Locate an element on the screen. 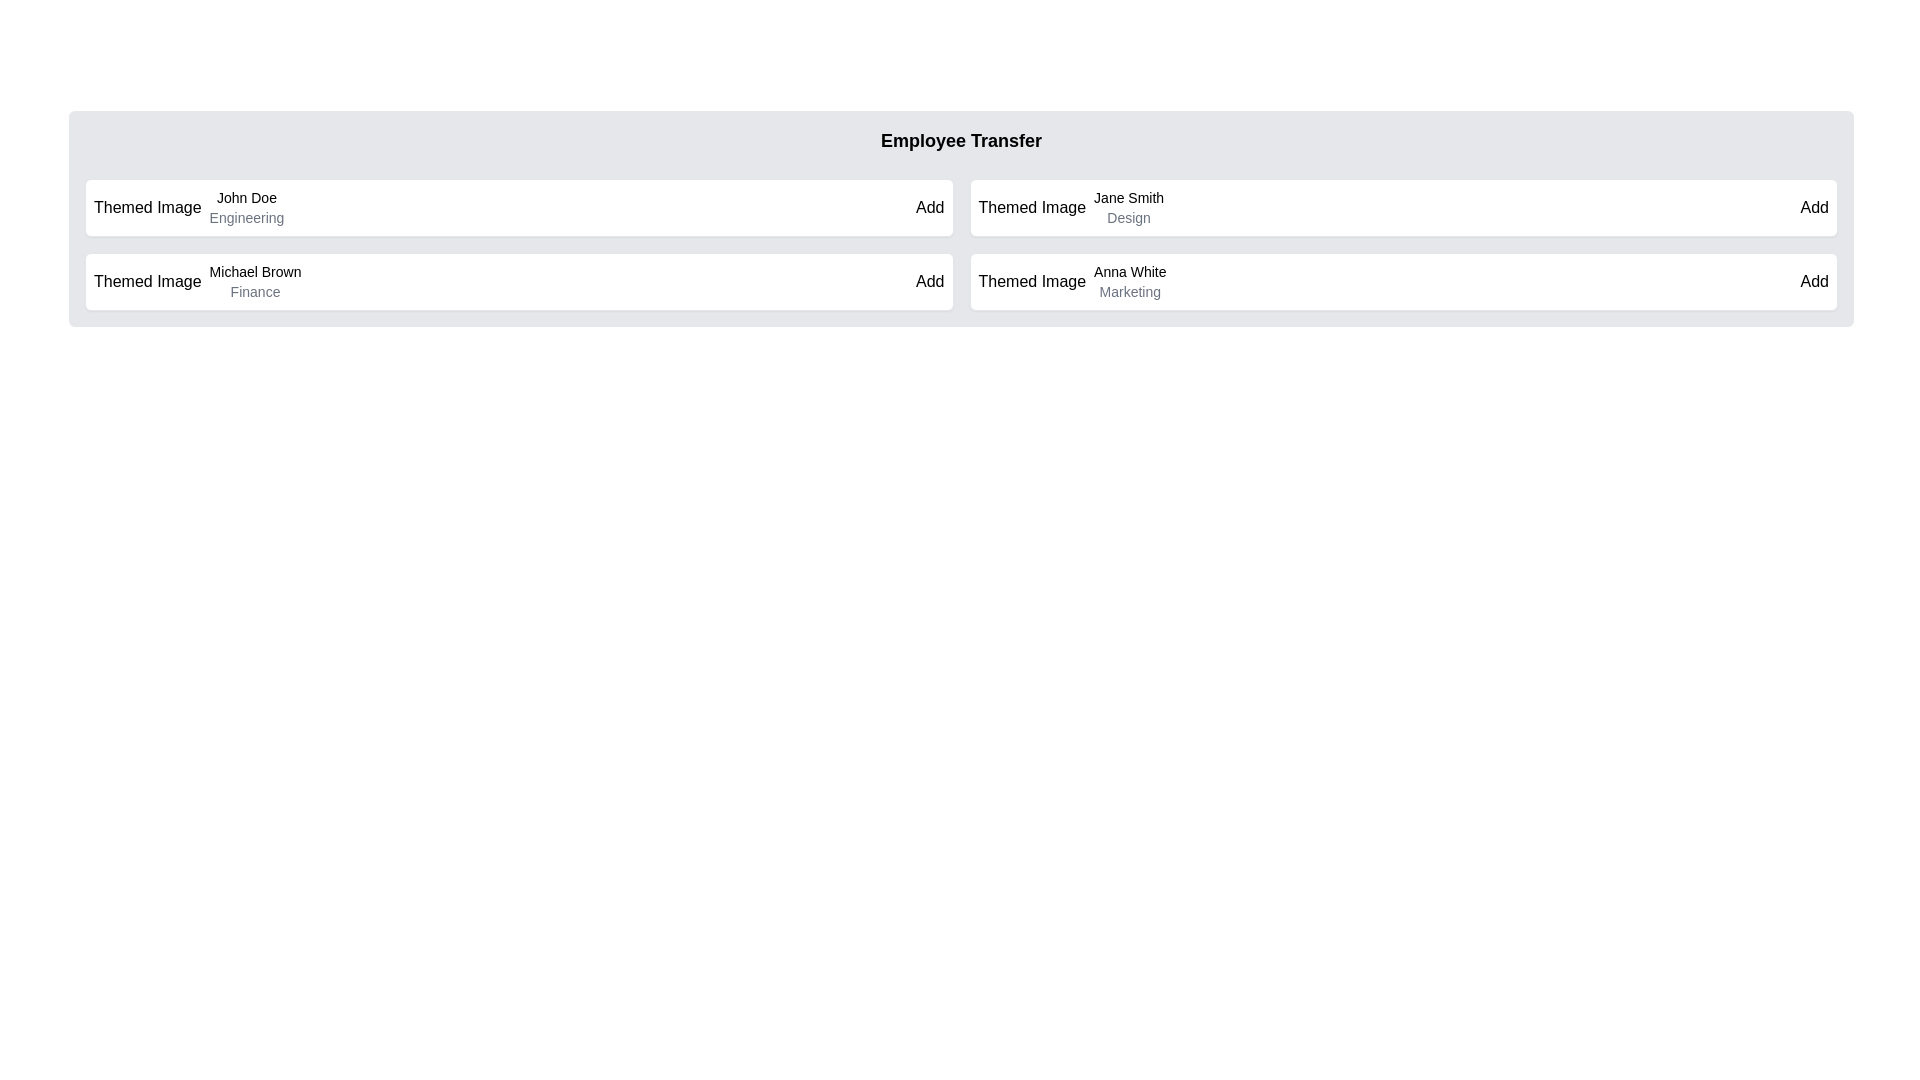 The width and height of the screenshot is (1920, 1080). the Text Block element displaying 'Anna White' and 'Marketing' located in the bottom-right card of the grid is located at coordinates (1130, 281).